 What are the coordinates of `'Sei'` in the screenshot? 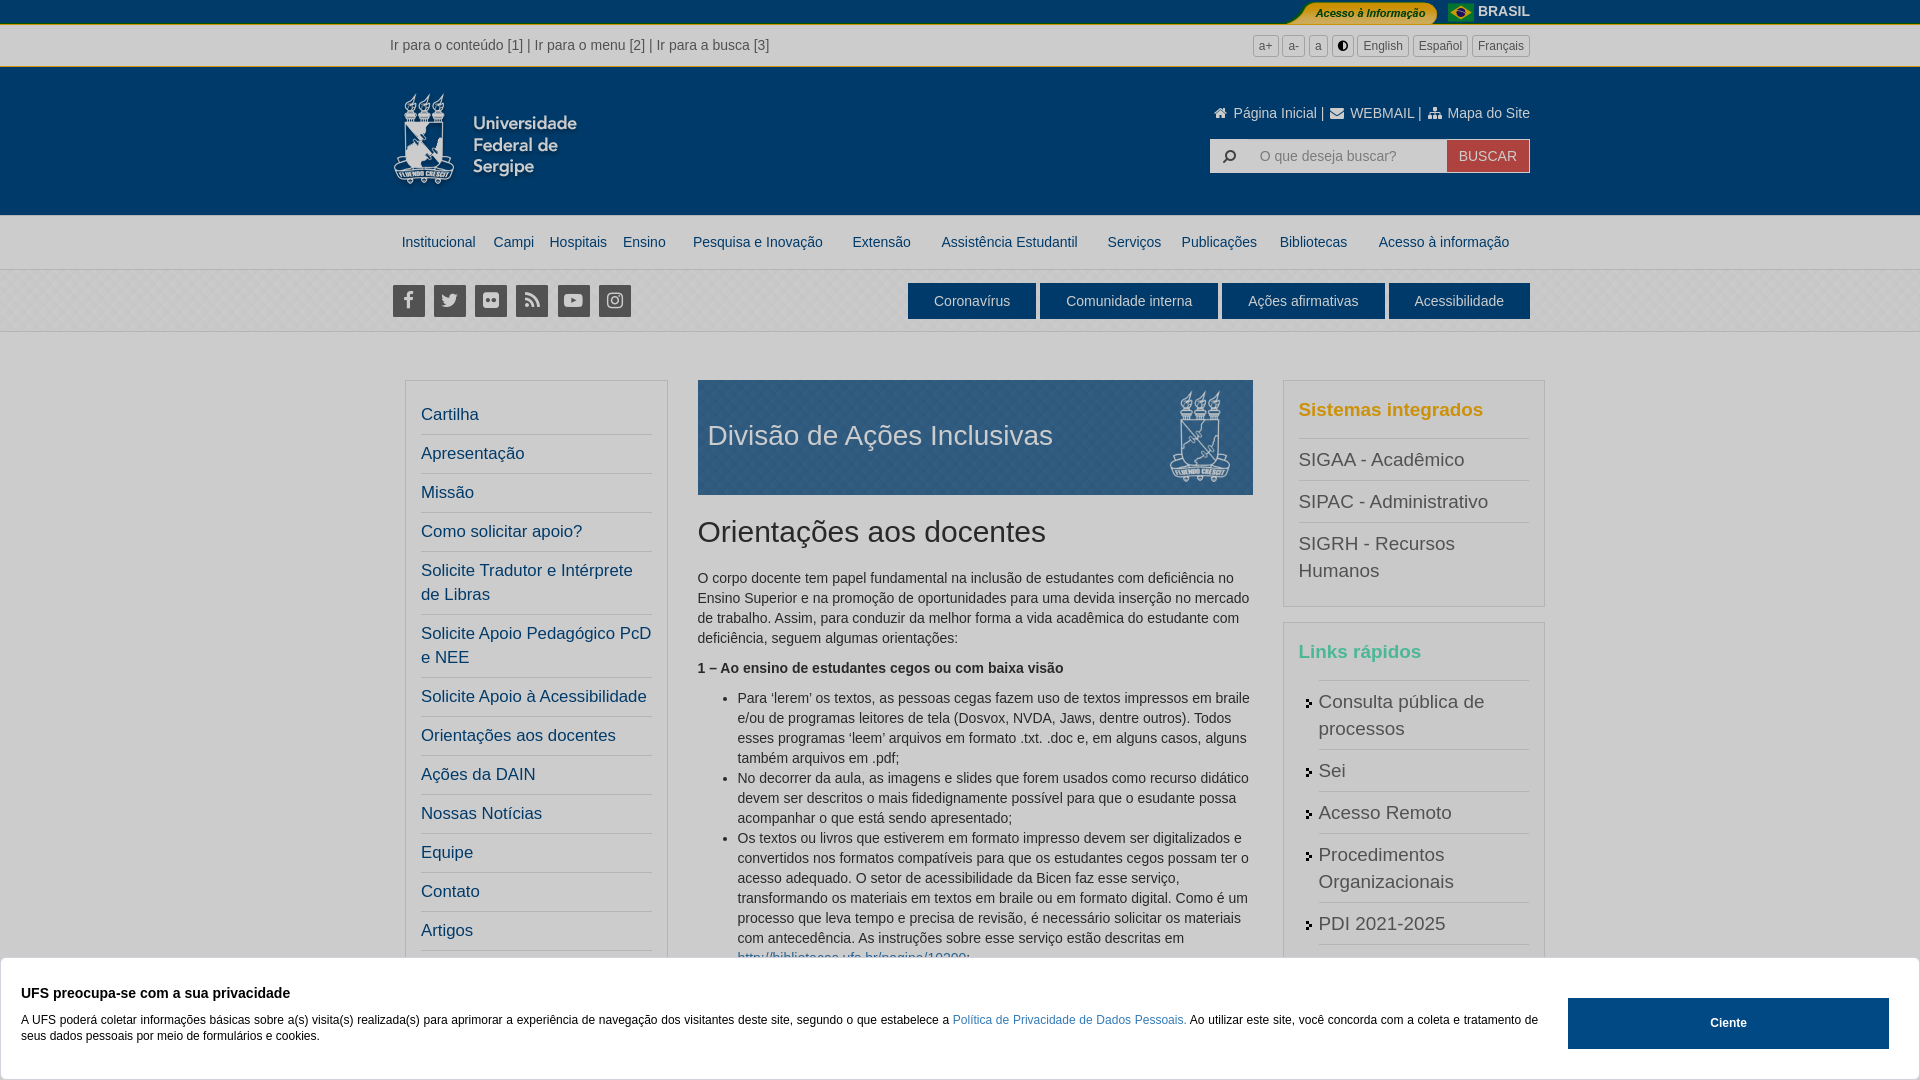 It's located at (1318, 769).